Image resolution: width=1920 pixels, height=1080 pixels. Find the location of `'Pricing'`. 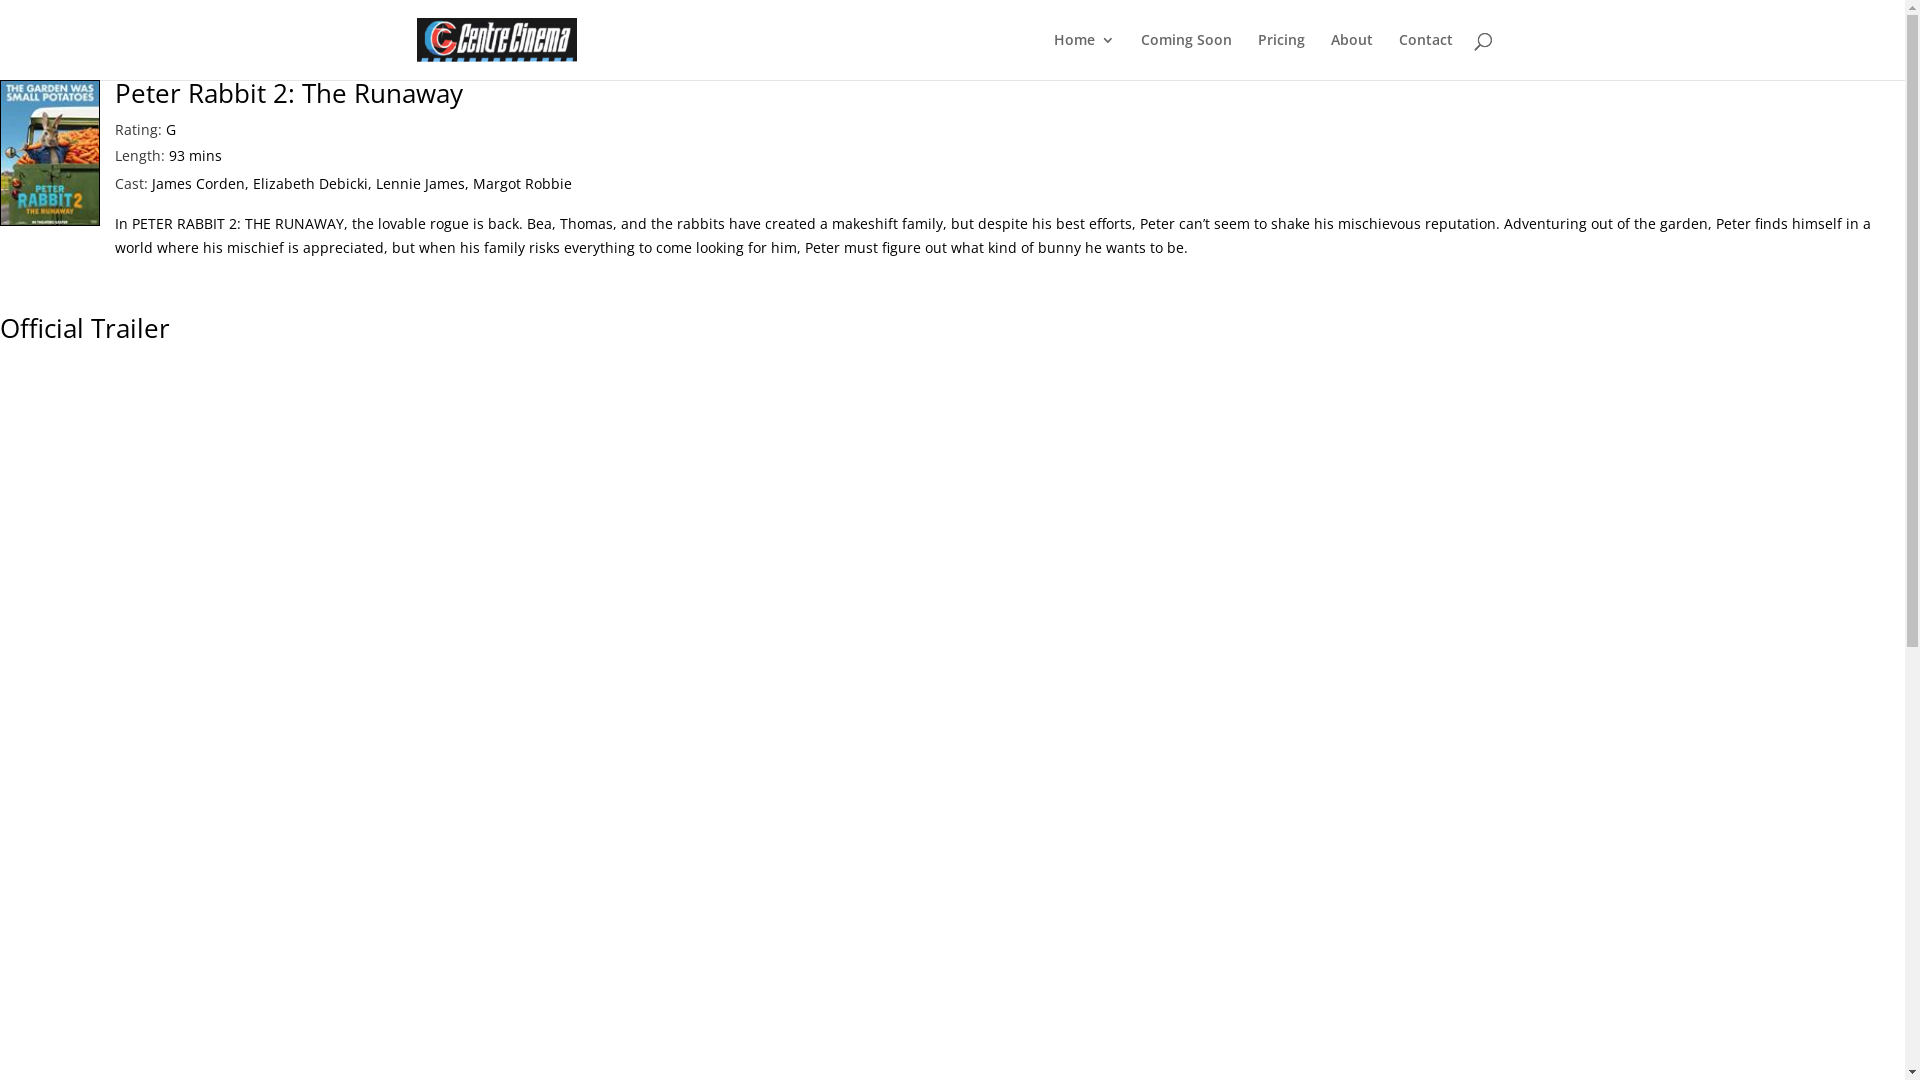

'Pricing' is located at coordinates (1281, 55).